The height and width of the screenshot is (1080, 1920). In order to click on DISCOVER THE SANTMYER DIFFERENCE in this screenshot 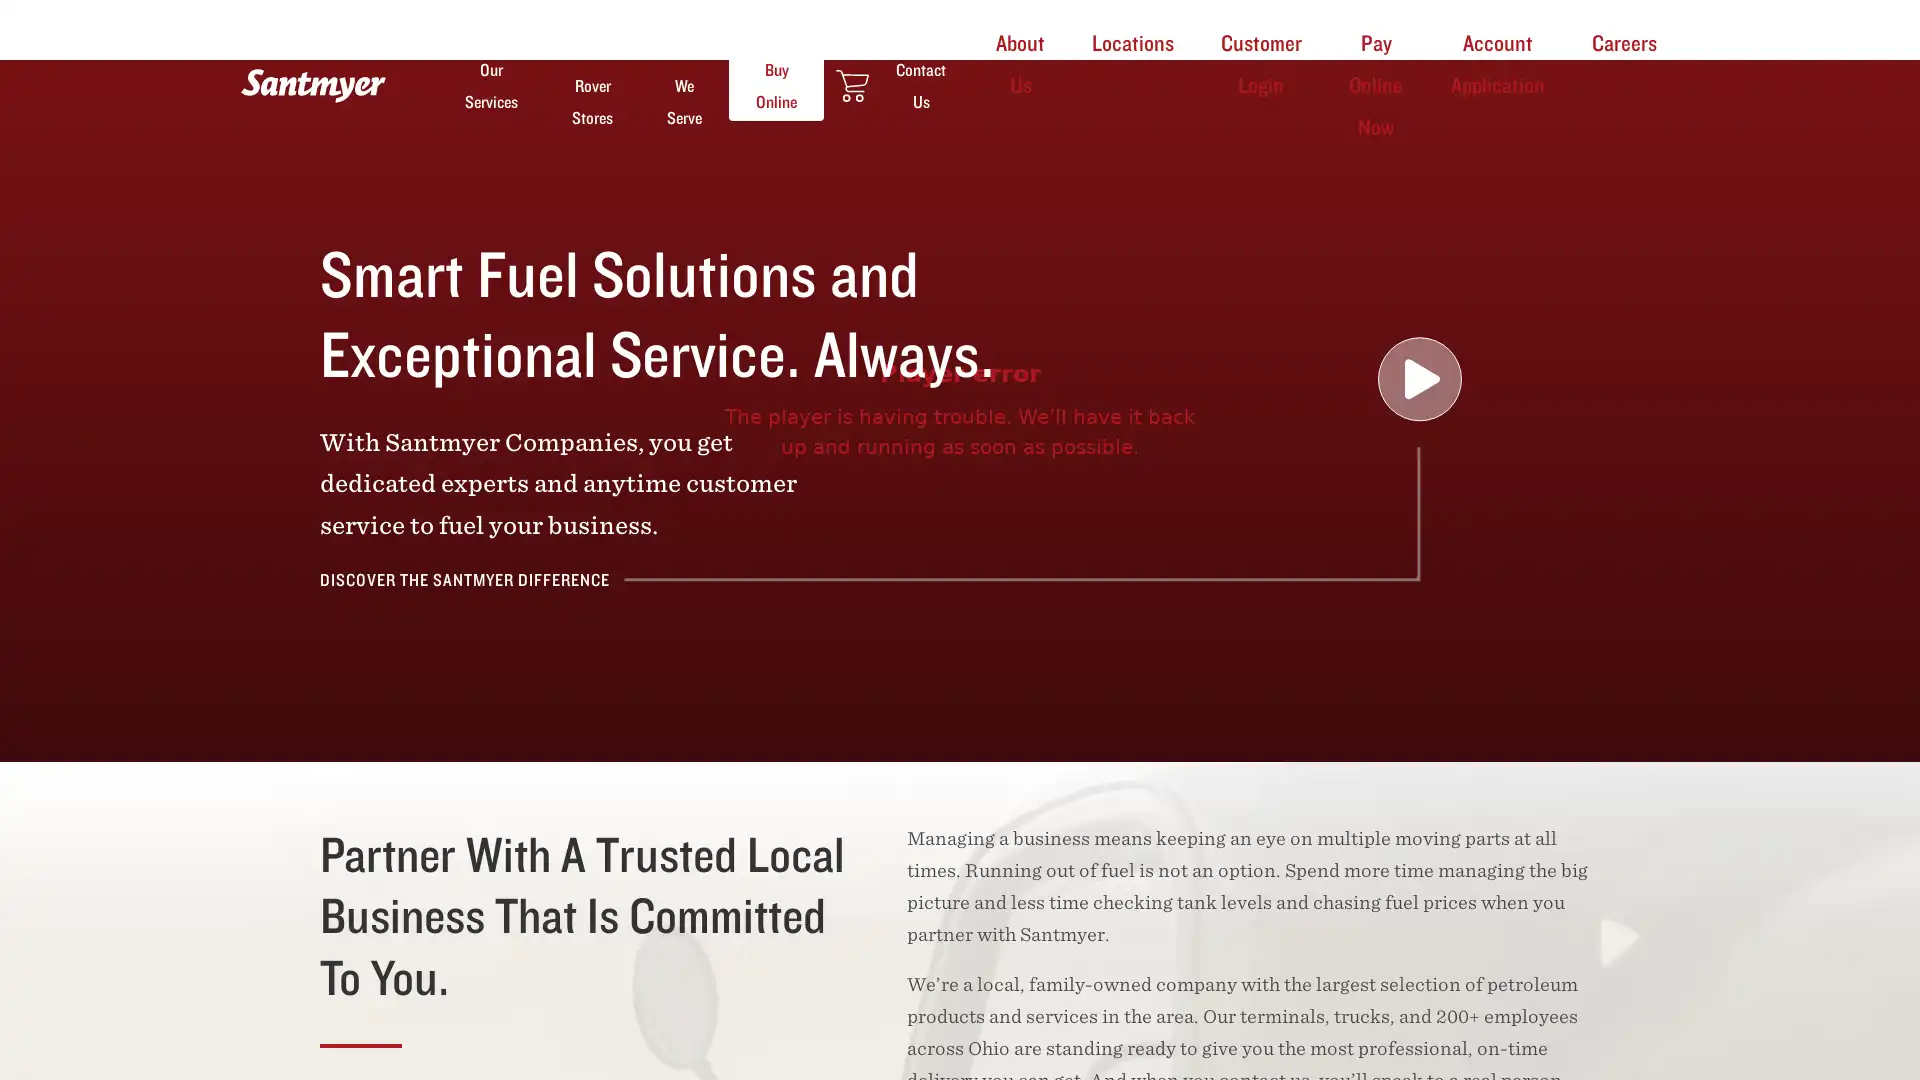, I will do `click(464, 575)`.